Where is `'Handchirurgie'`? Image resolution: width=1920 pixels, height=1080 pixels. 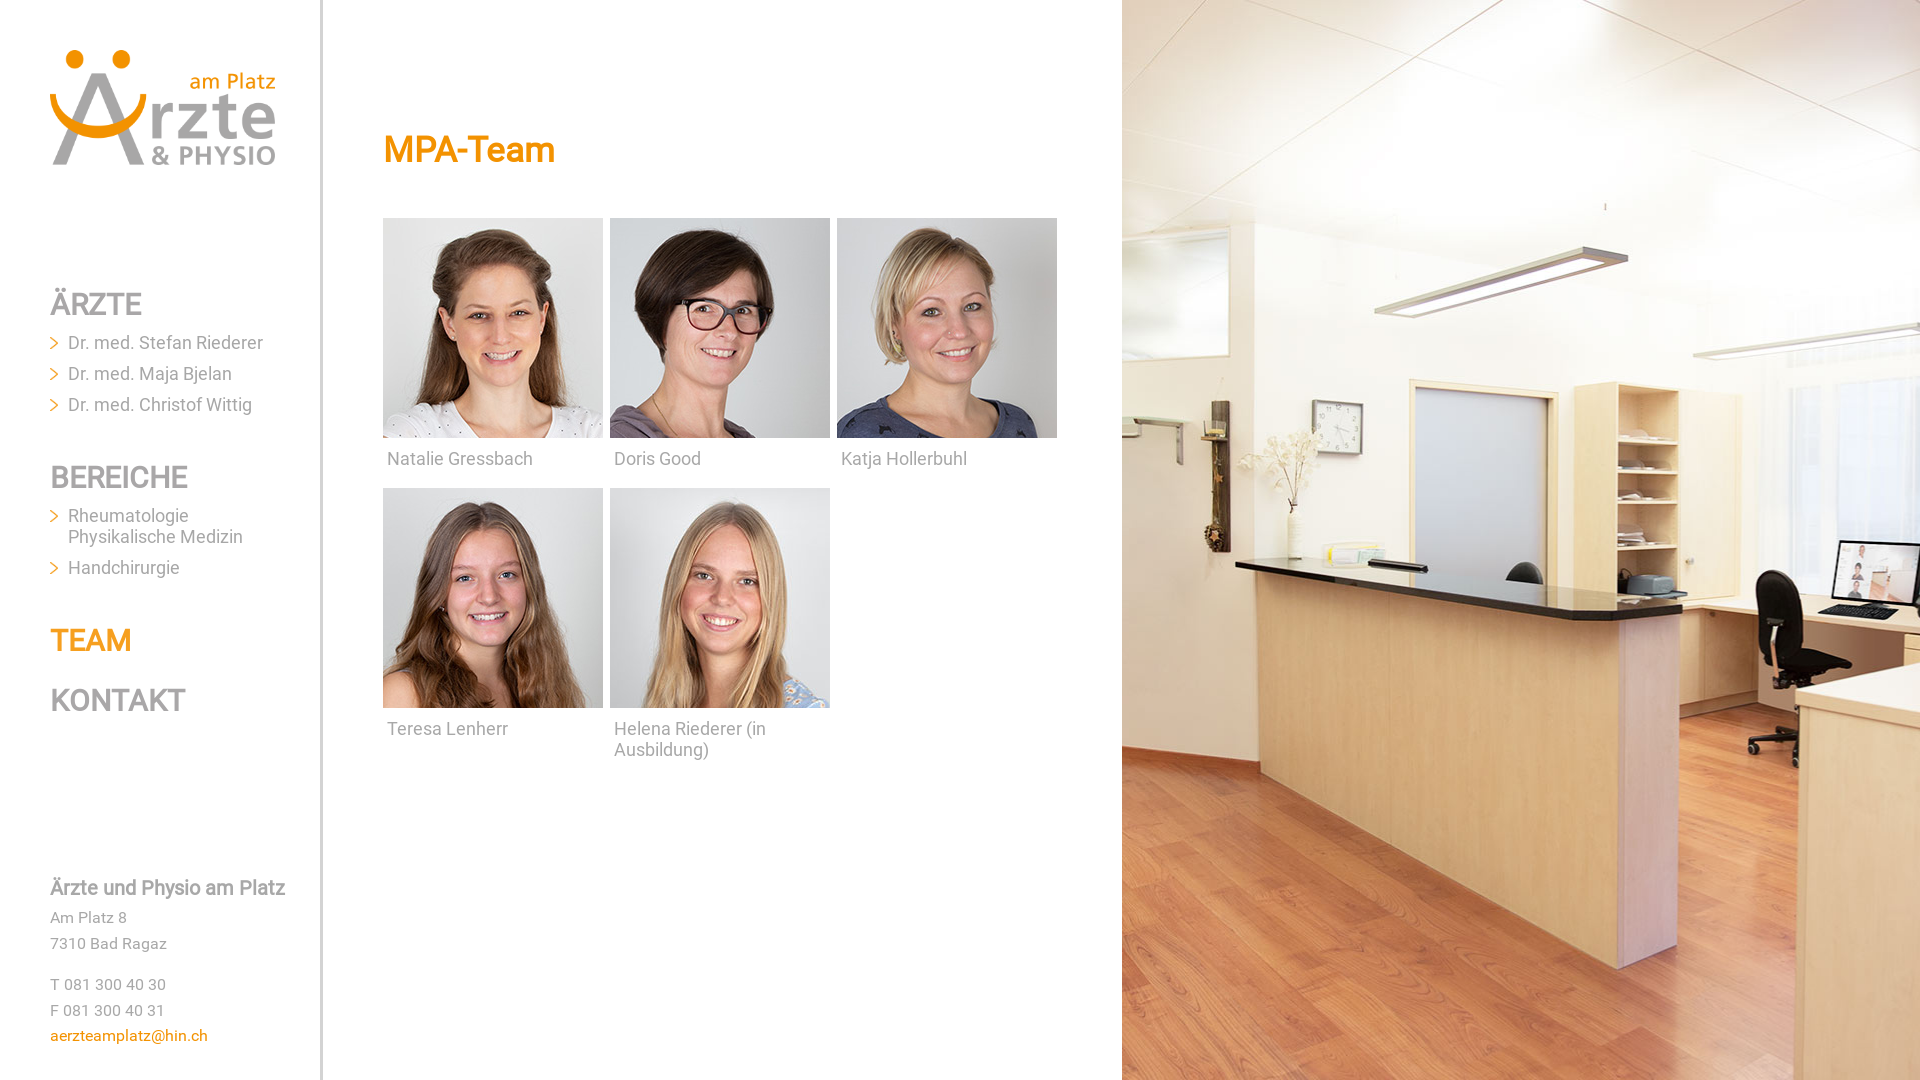 'Handchirurgie' is located at coordinates (123, 567).